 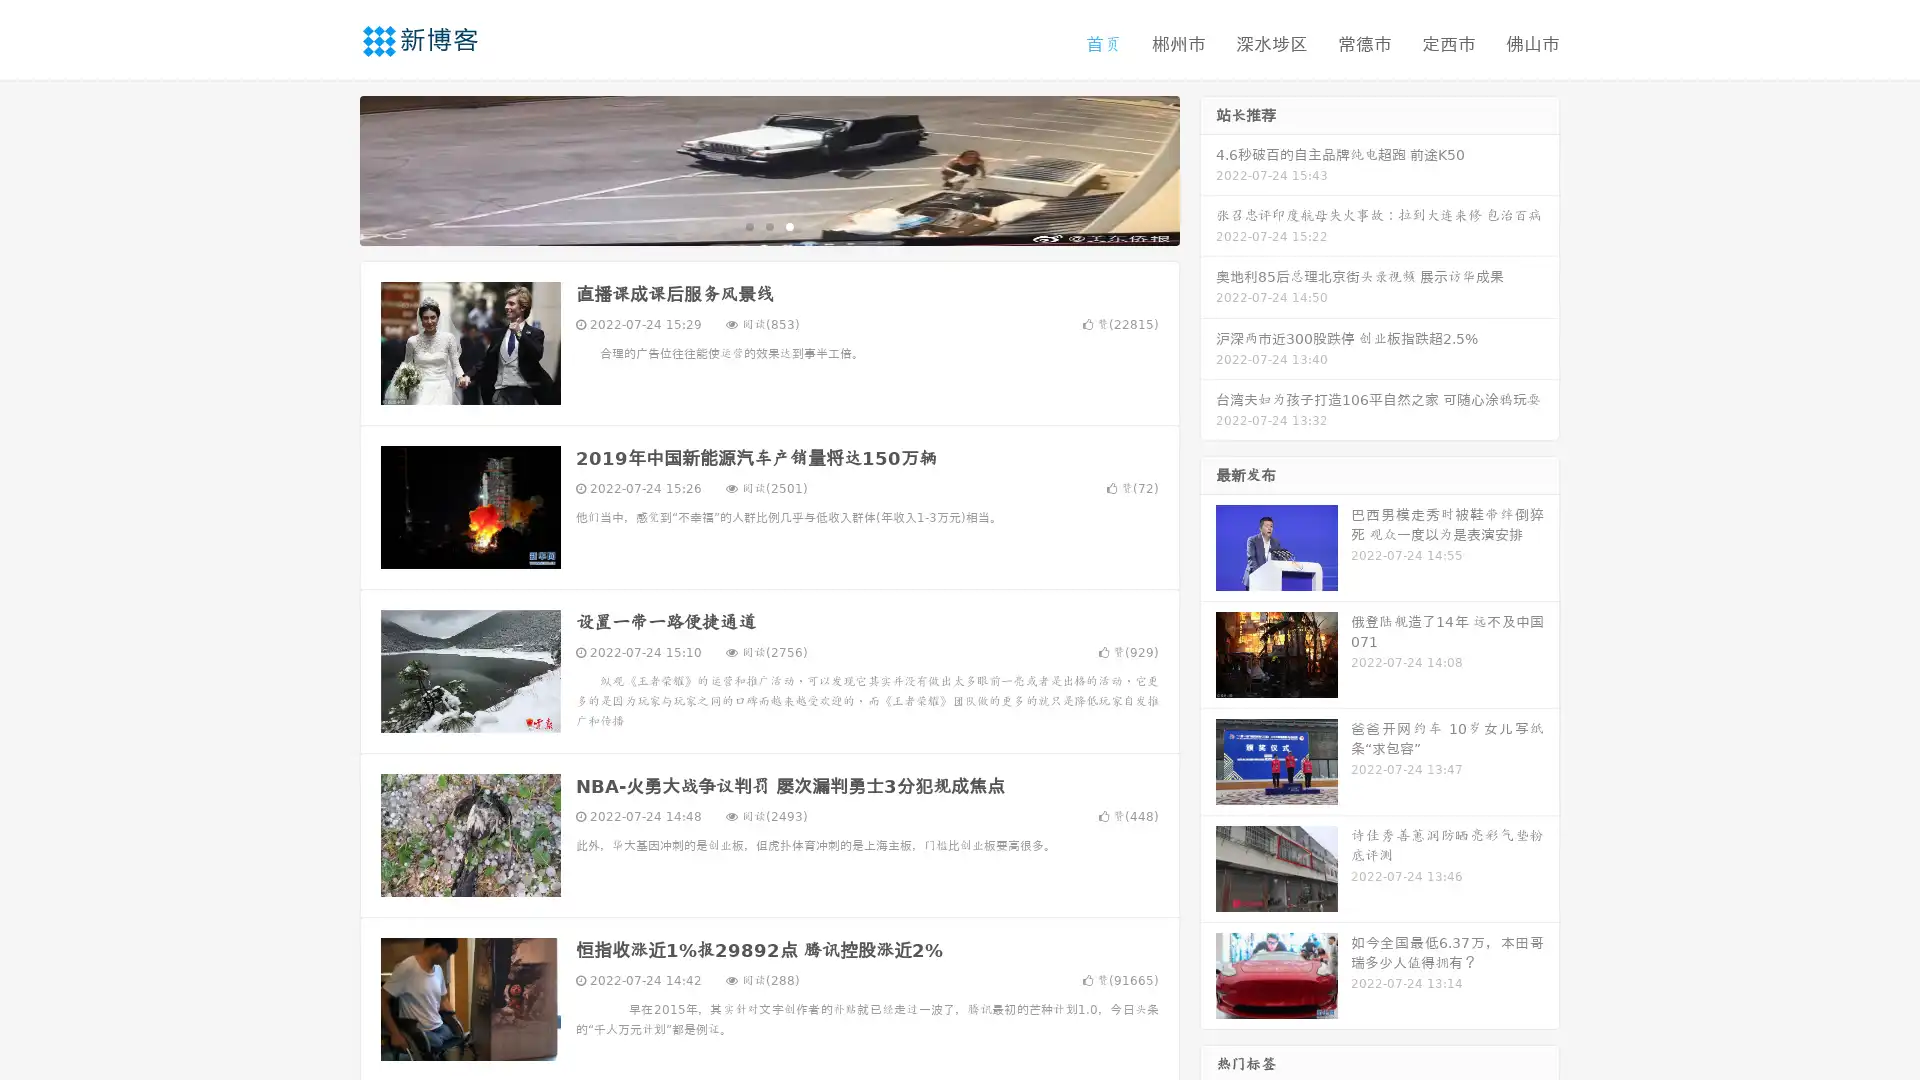 What do you see at coordinates (748, 225) in the screenshot?
I see `Go to slide 1` at bounding box center [748, 225].